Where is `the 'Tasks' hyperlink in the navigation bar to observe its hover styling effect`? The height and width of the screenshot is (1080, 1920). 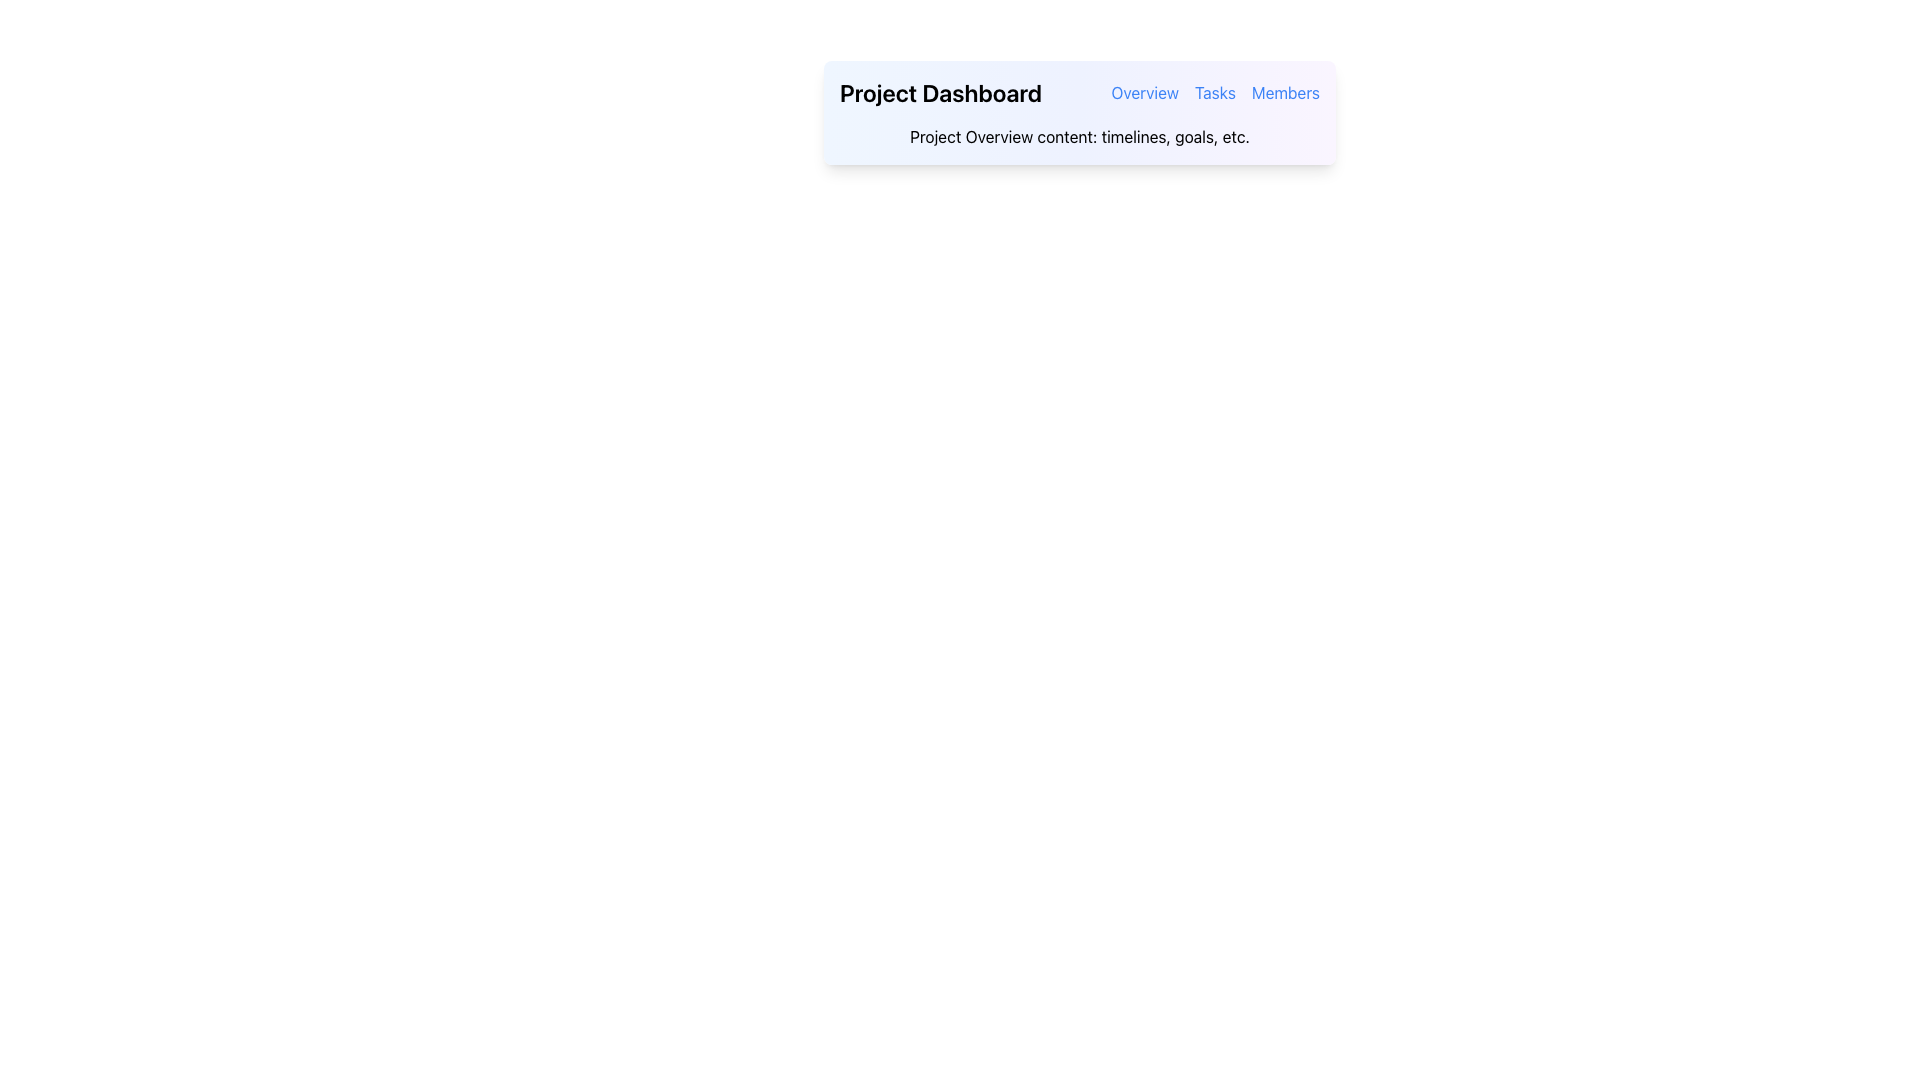 the 'Tasks' hyperlink in the navigation bar to observe its hover styling effect is located at coordinates (1214, 92).